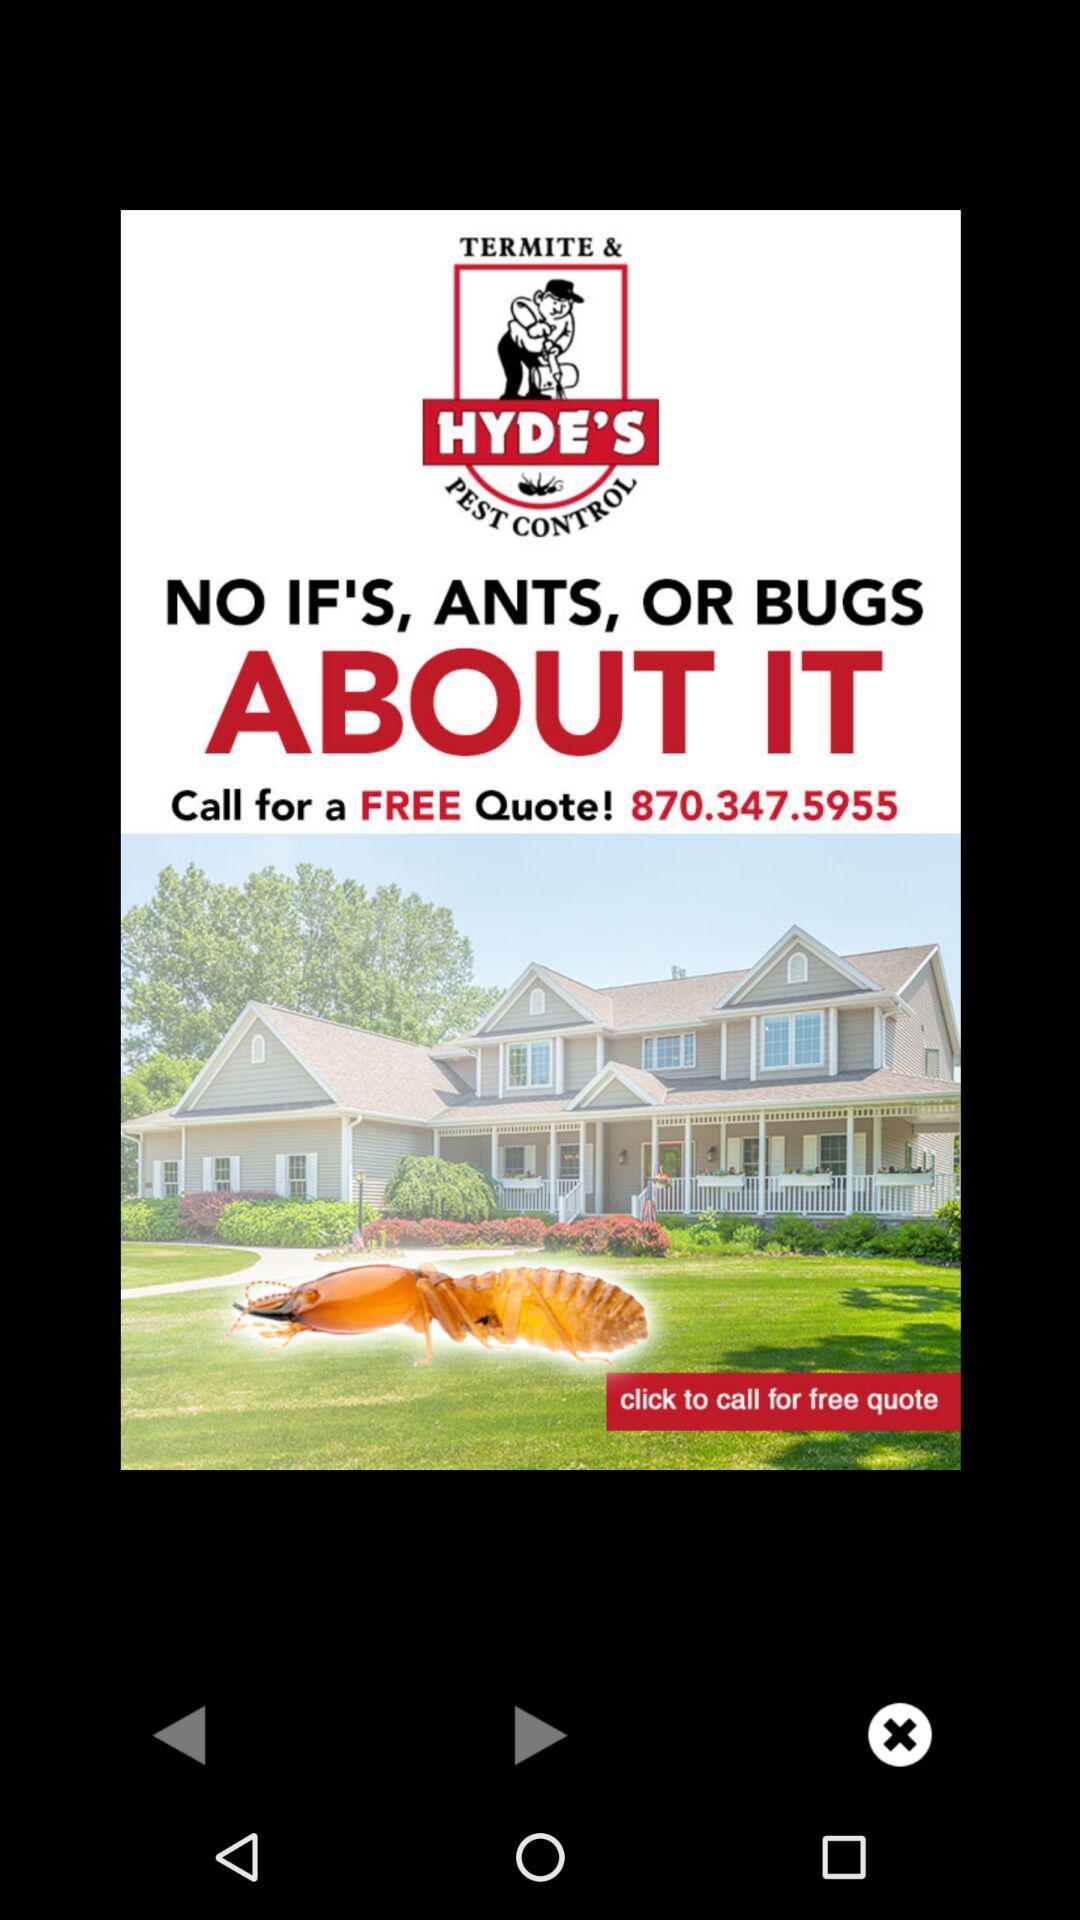 This screenshot has height=1920, width=1080. What do you see at coordinates (540, 1733) in the screenshot?
I see `forward` at bounding box center [540, 1733].